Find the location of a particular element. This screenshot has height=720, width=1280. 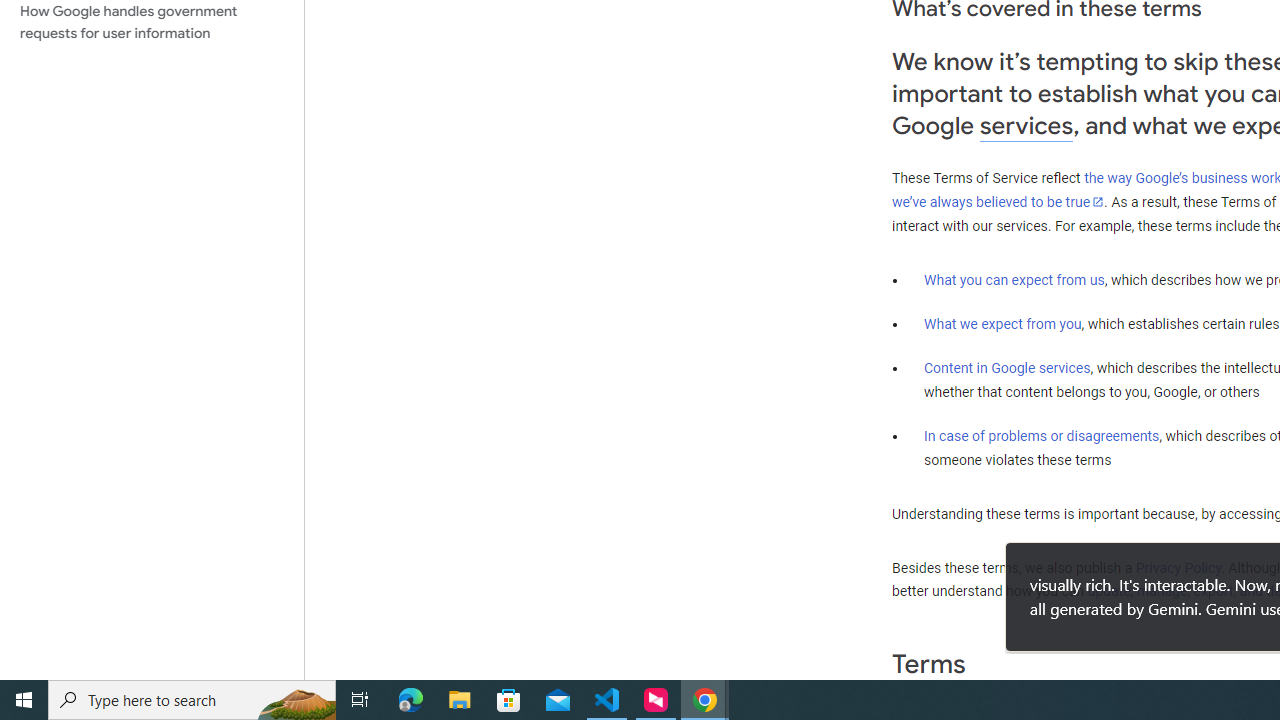

'What you can expect from us' is located at coordinates (1014, 279).